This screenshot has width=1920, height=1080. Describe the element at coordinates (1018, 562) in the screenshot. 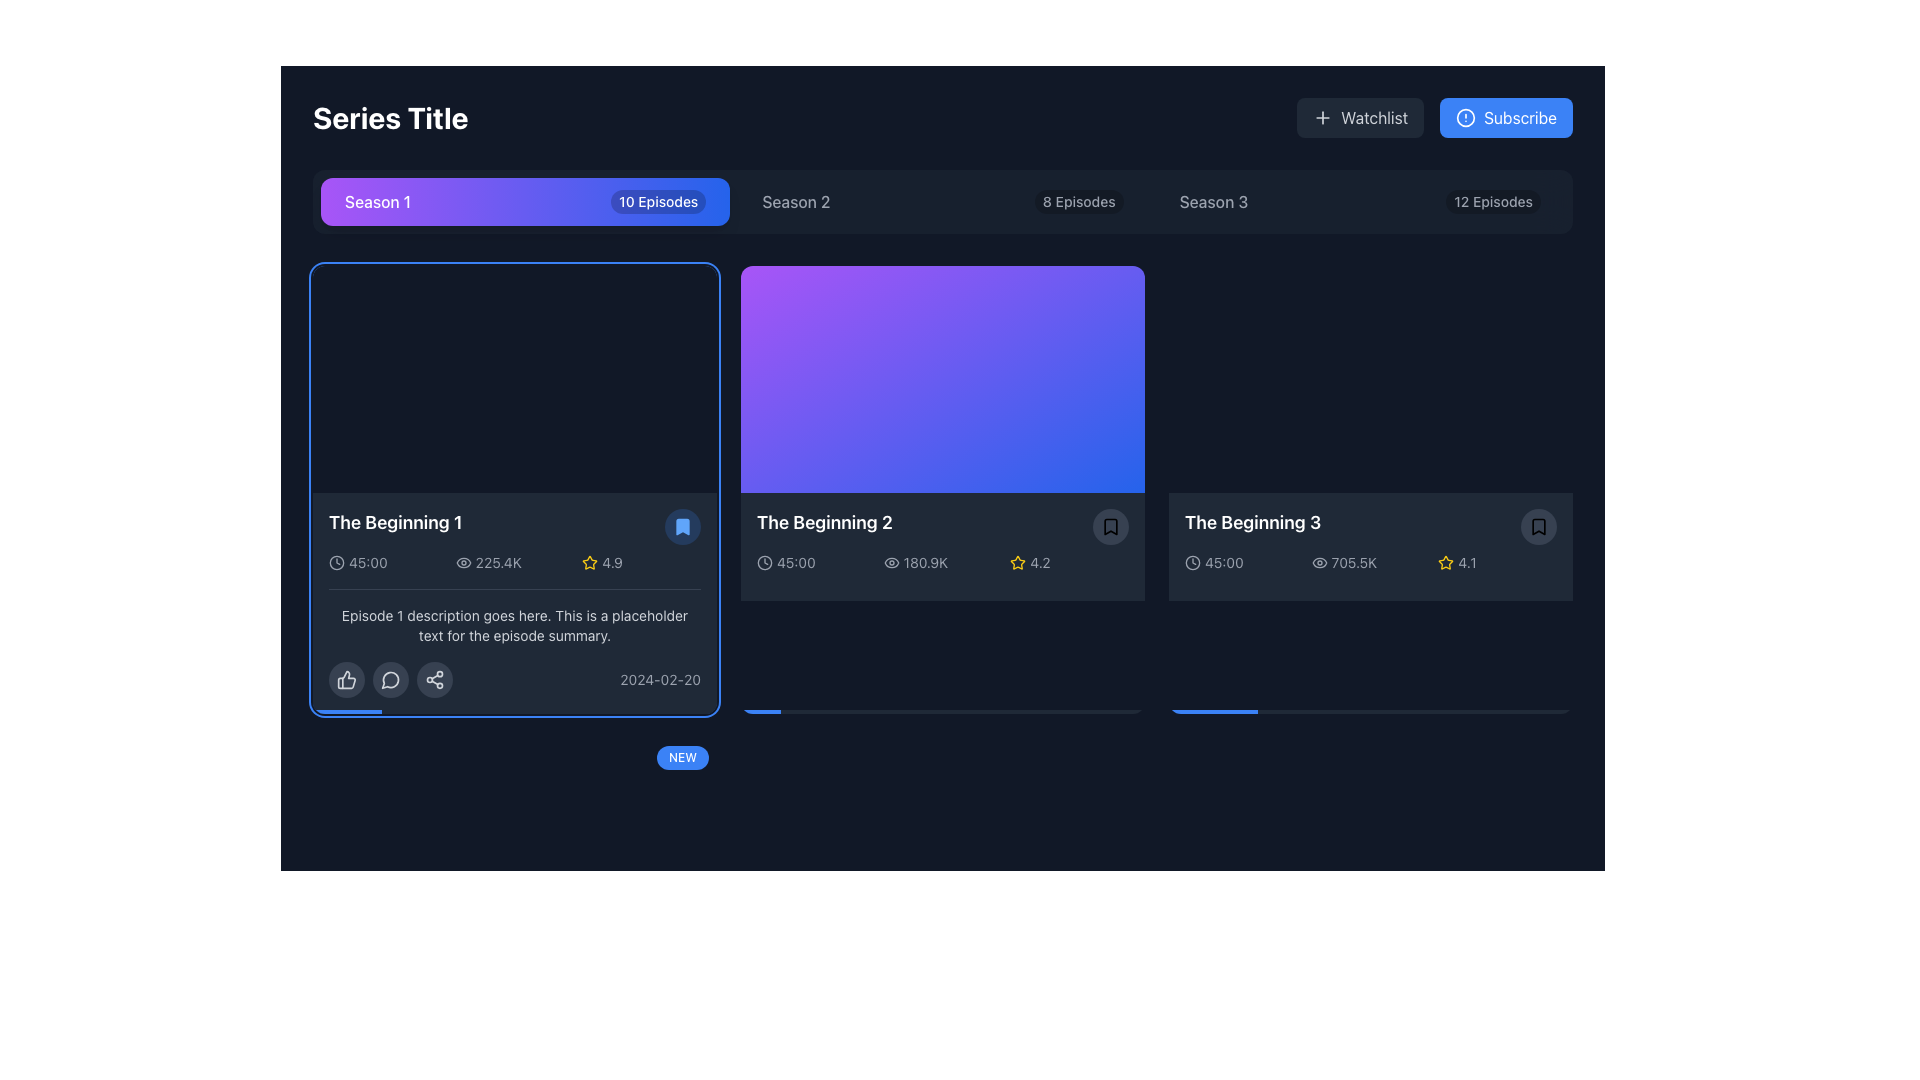

I see `the static star-shaped rating icon located in the second card titled 'The Beginning 2', positioned in the rating section to the right of the view count` at that location.